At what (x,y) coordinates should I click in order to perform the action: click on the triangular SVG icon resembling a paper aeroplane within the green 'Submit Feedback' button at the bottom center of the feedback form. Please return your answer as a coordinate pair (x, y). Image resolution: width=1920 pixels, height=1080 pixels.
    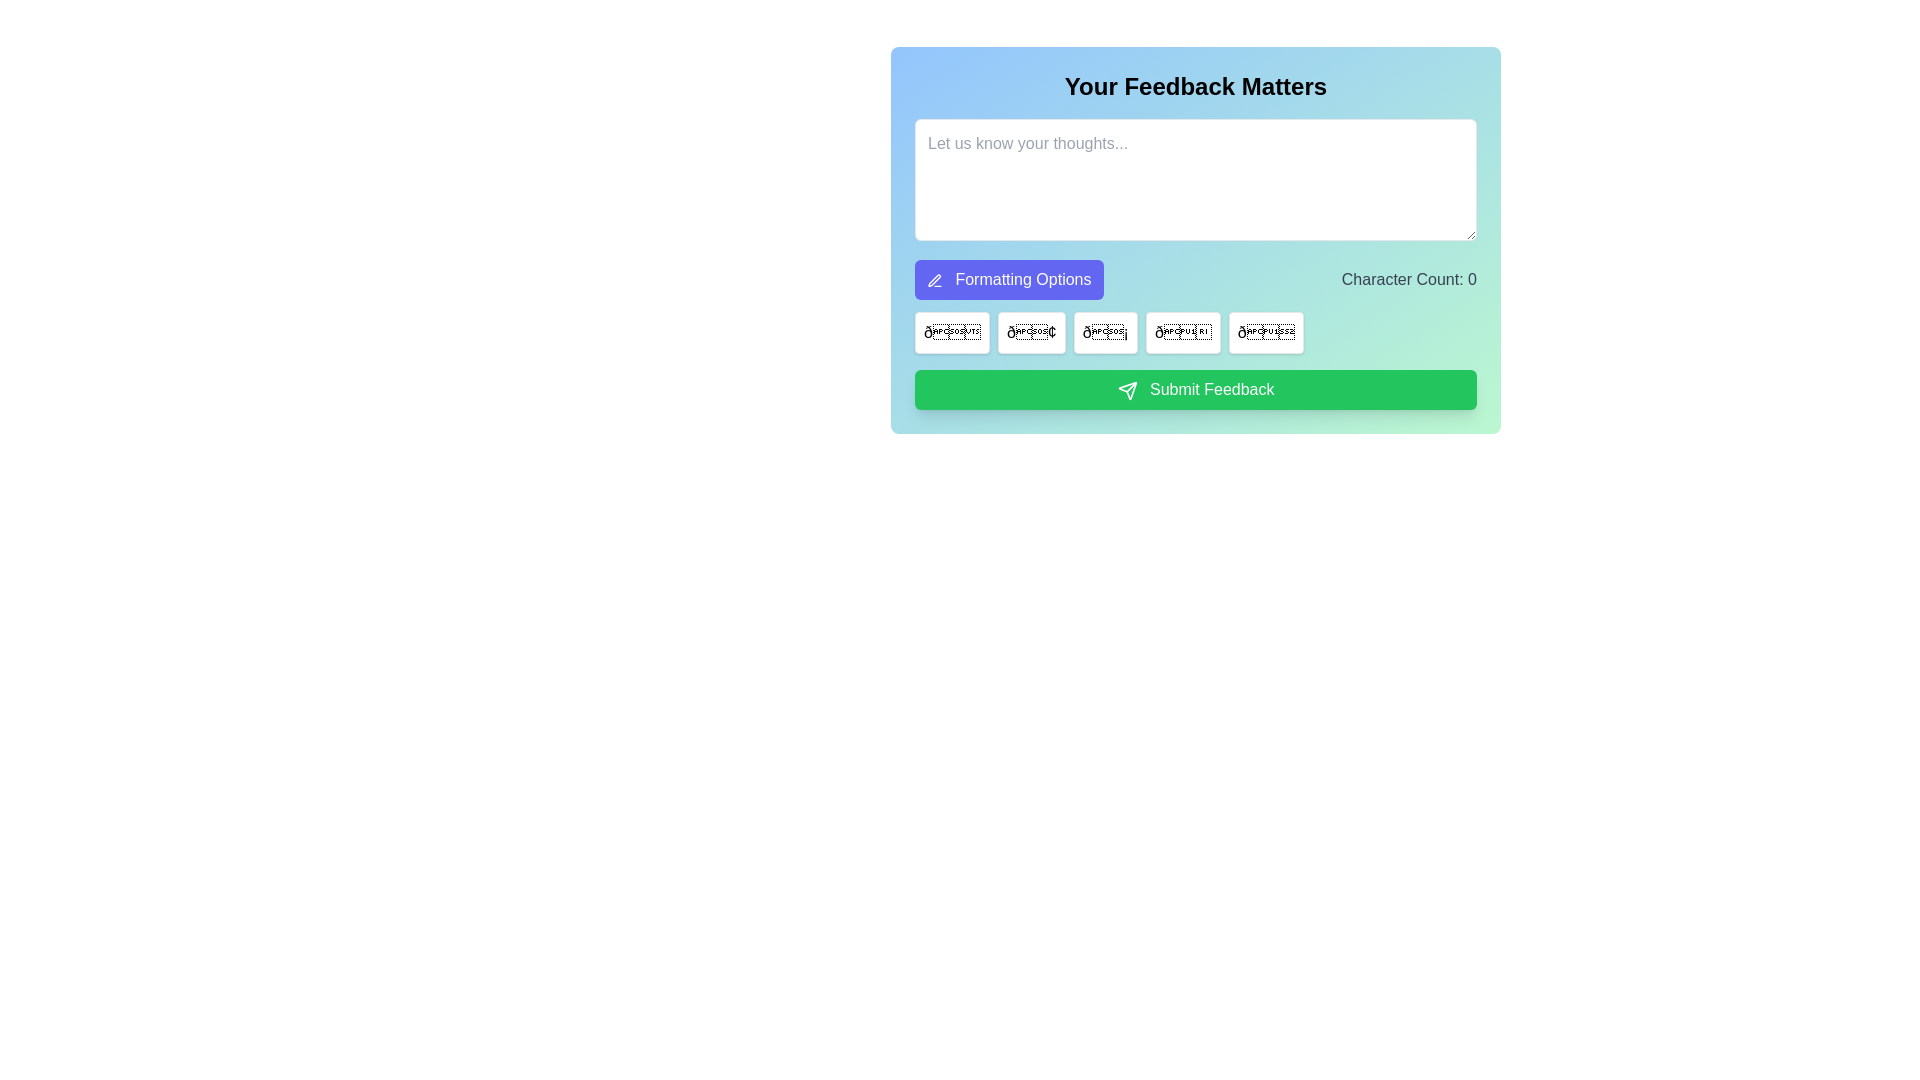
    Looking at the image, I should click on (1127, 390).